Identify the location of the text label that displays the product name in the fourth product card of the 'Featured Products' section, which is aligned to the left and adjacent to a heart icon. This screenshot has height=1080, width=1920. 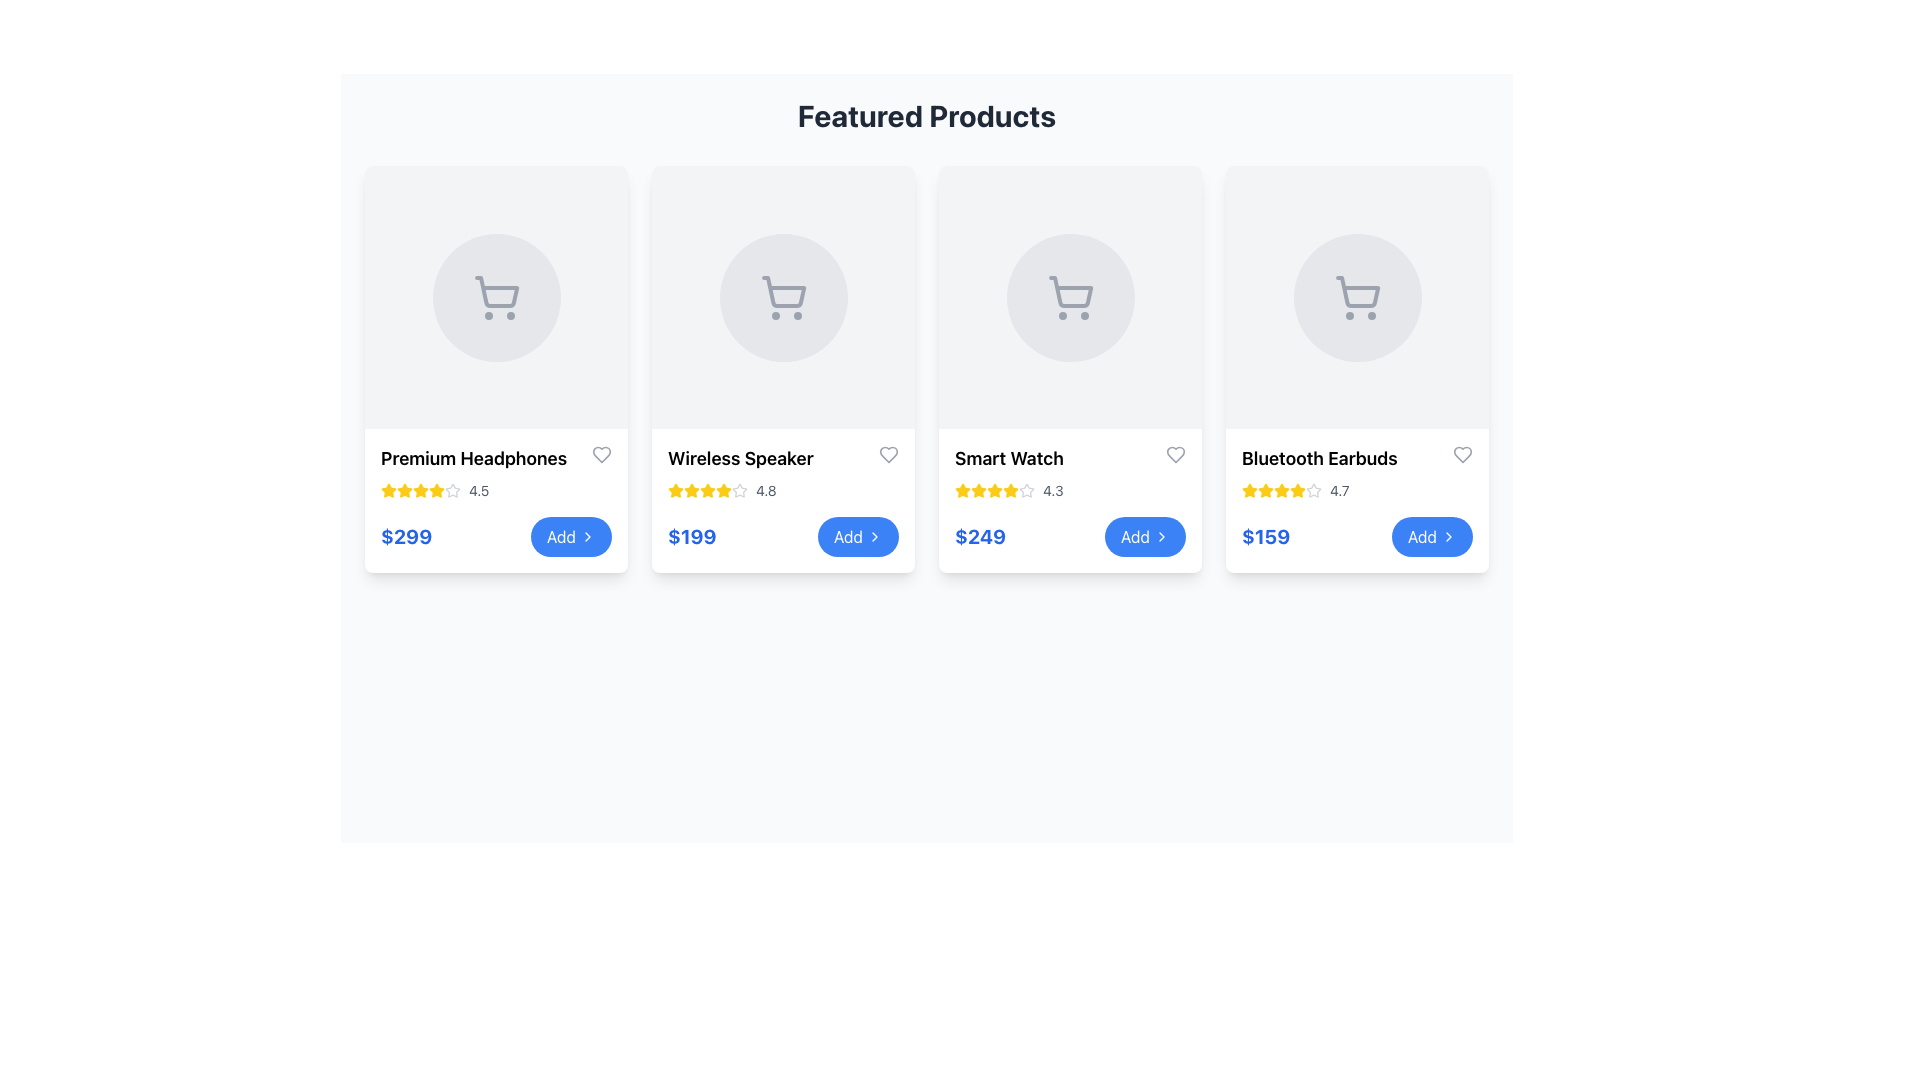
(1357, 459).